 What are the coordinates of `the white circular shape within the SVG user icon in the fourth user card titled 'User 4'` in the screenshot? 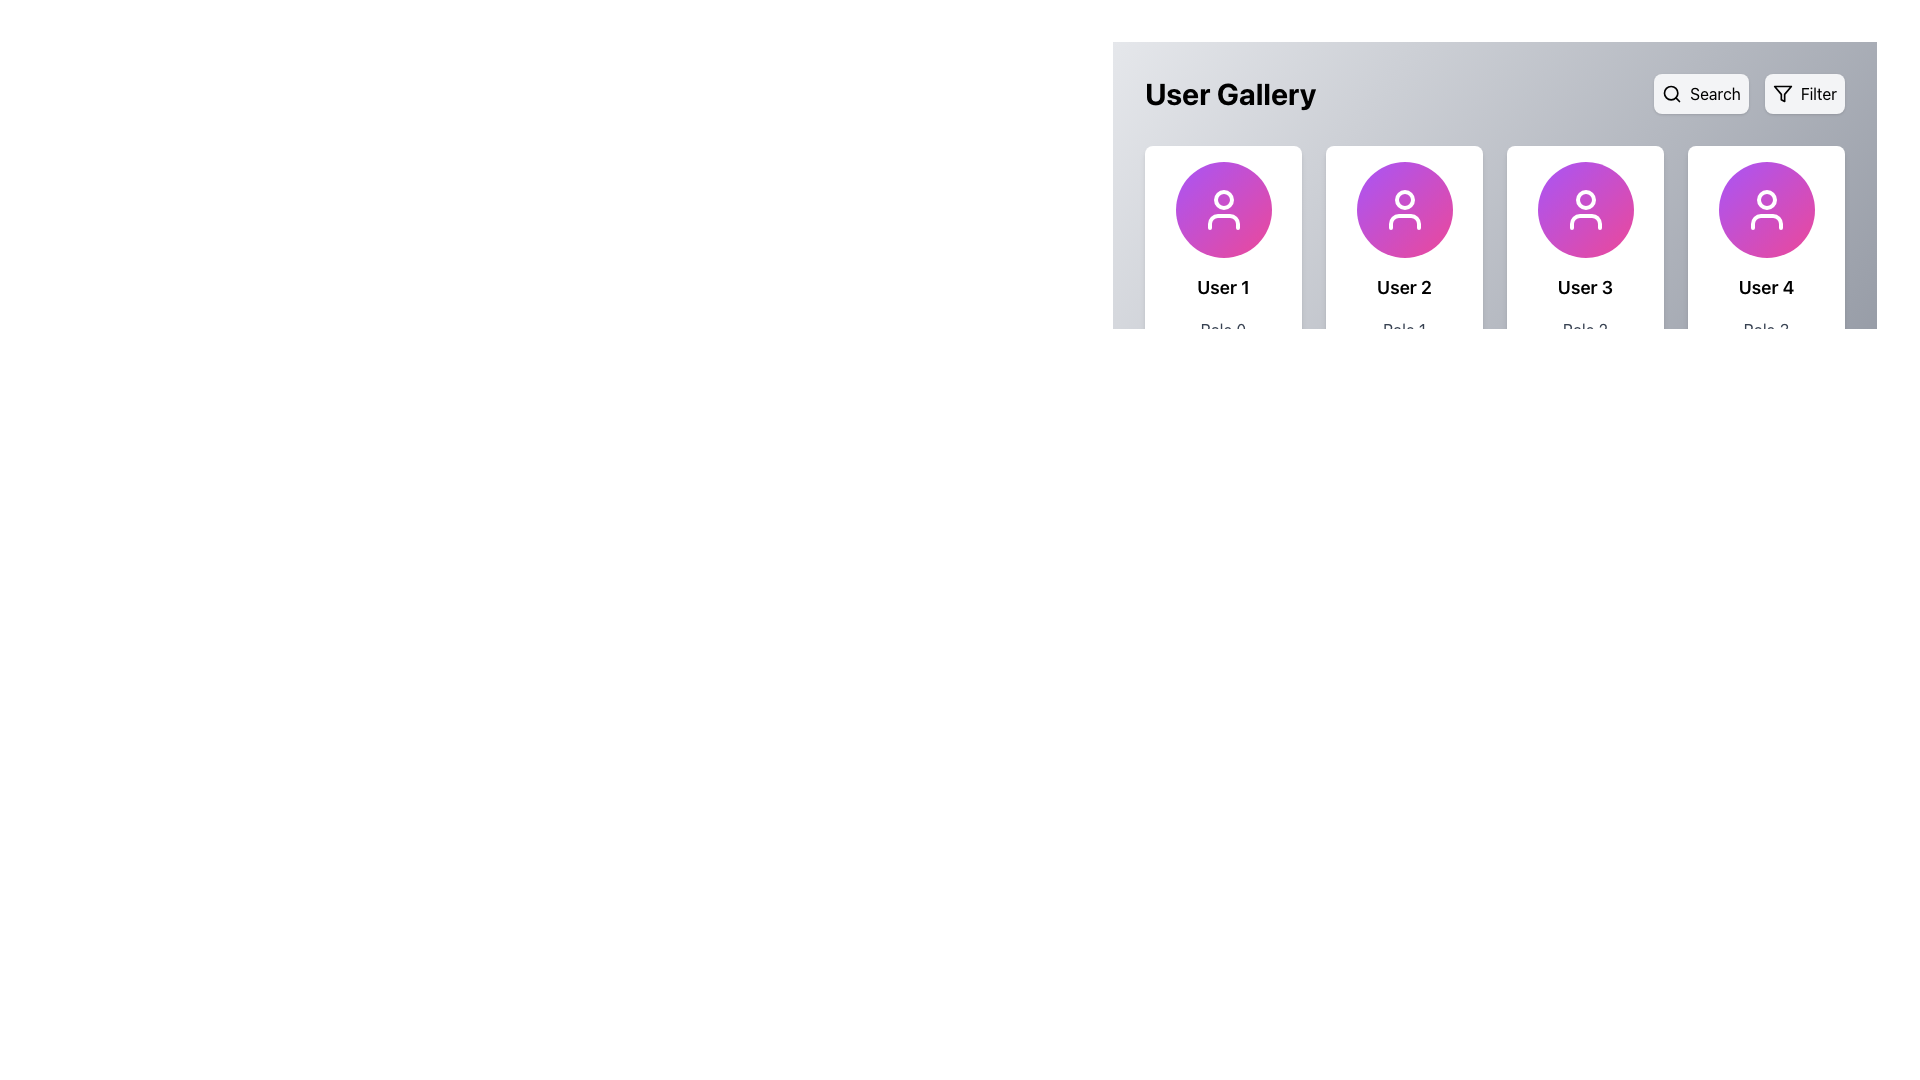 It's located at (1766, 200).